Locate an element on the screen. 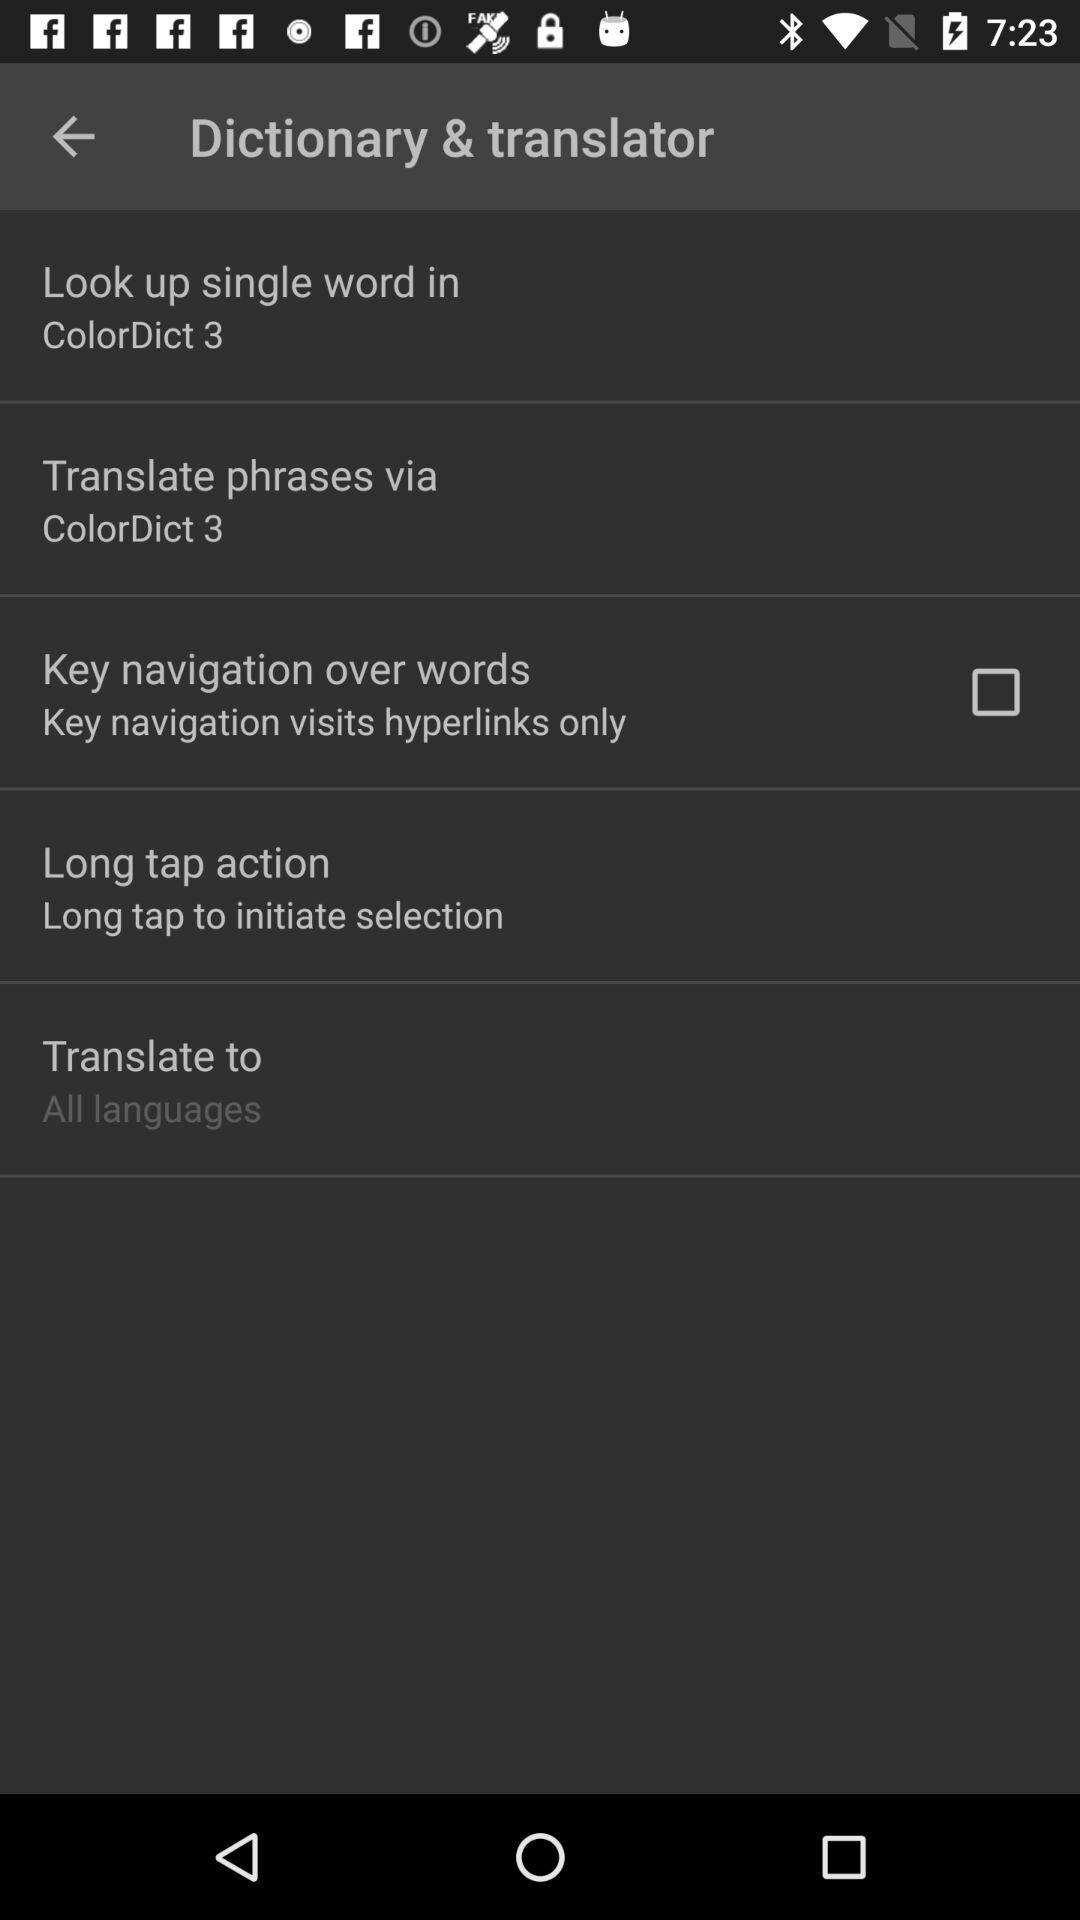  the item next to the dictionary & translator icon is located at coordinates (72, 135).